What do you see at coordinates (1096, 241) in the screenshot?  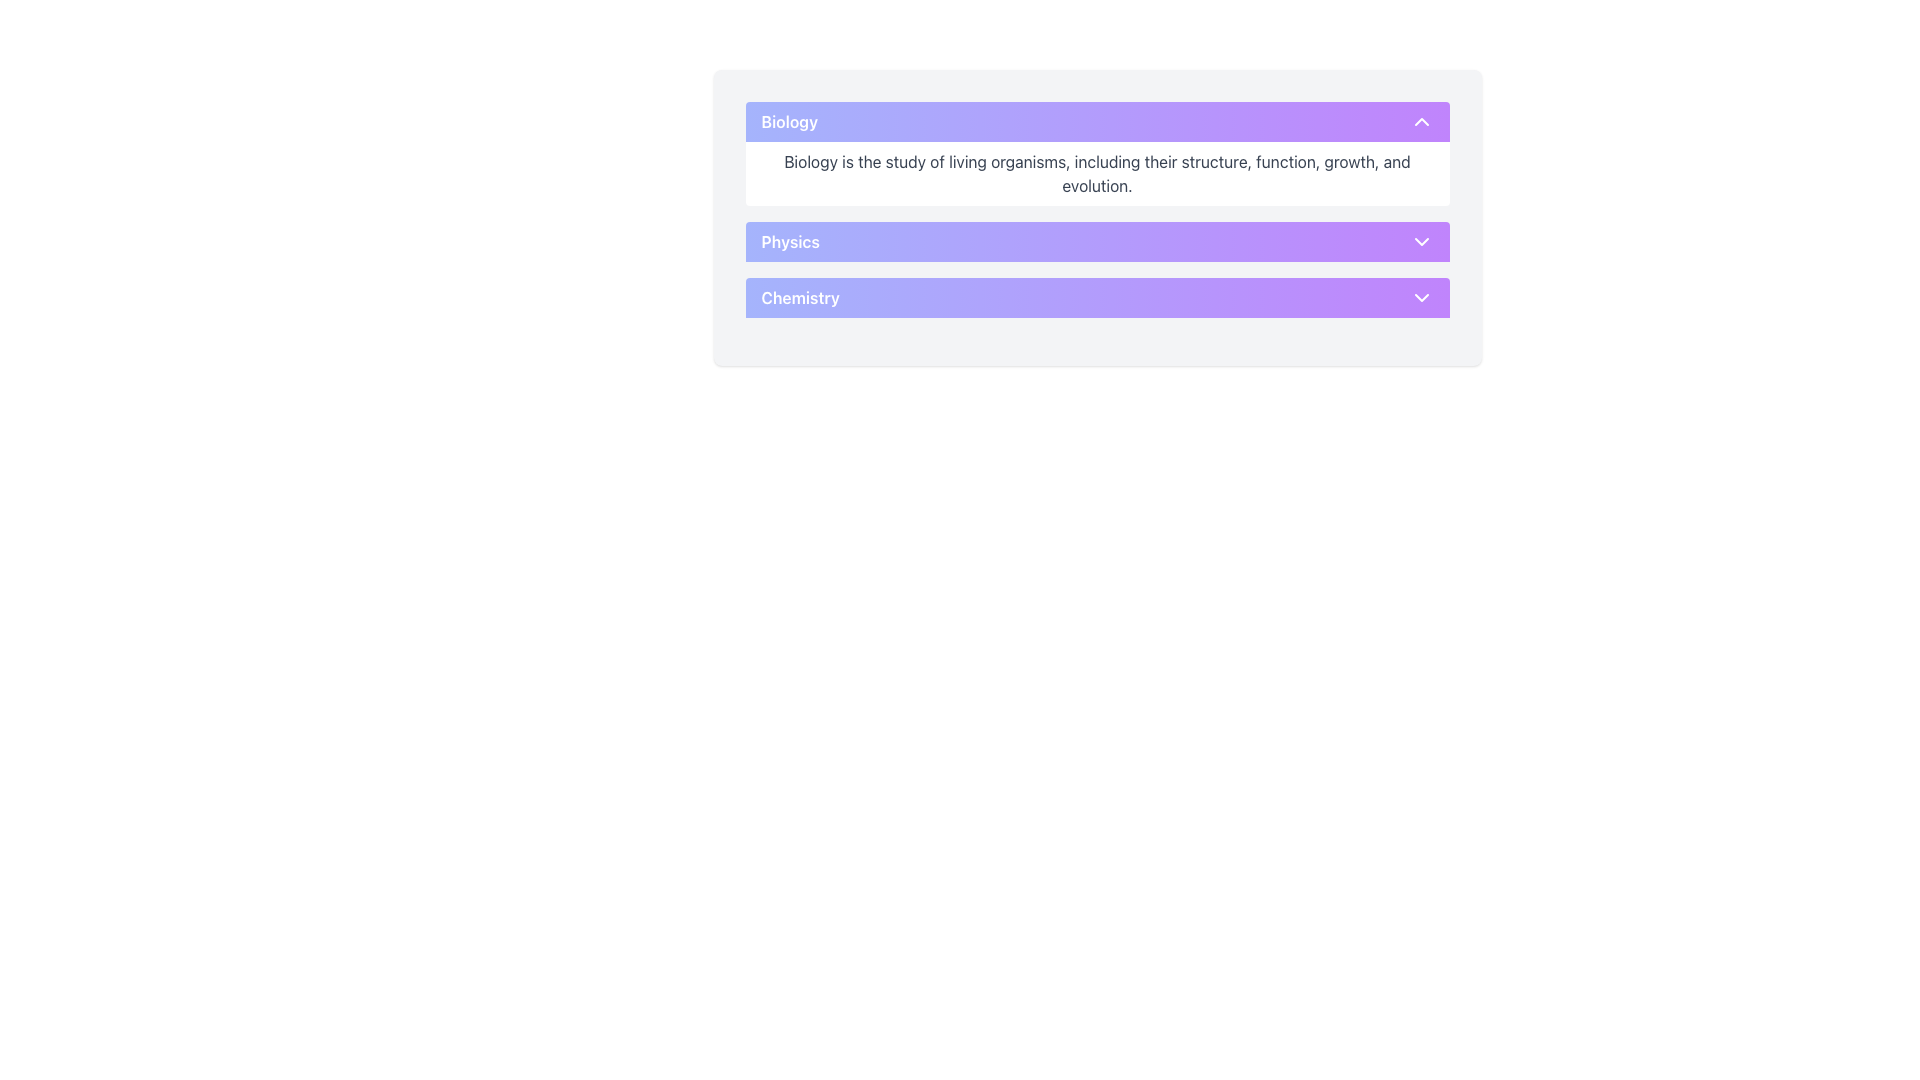 I see `the Dropdown menu toggle button which expands the 'Physics' section` at bounding box center [1096, 241].